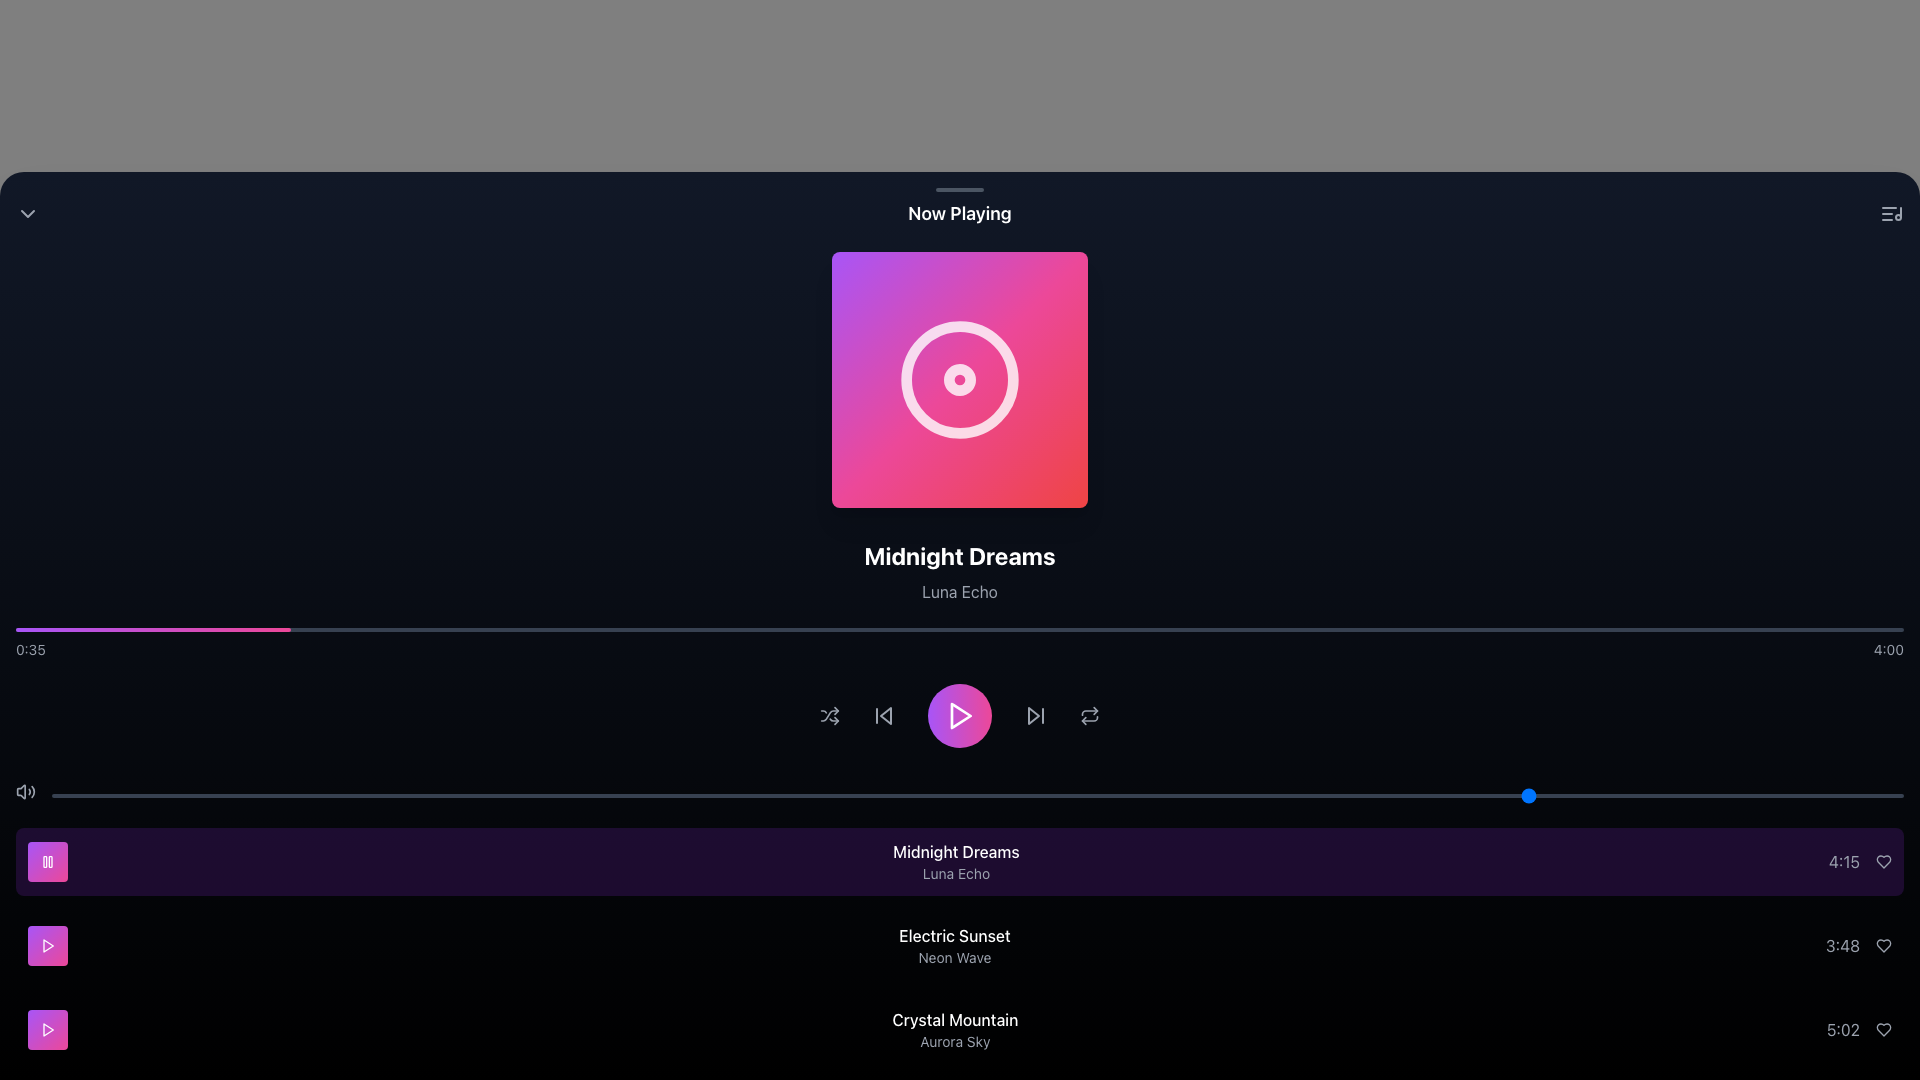  Describe the element at coordinates (1882, 945) in the screenshot. I see `the heart icon on the right side of the row containing the song 'Electric Sunset' to mark it as a favorite` at that location.